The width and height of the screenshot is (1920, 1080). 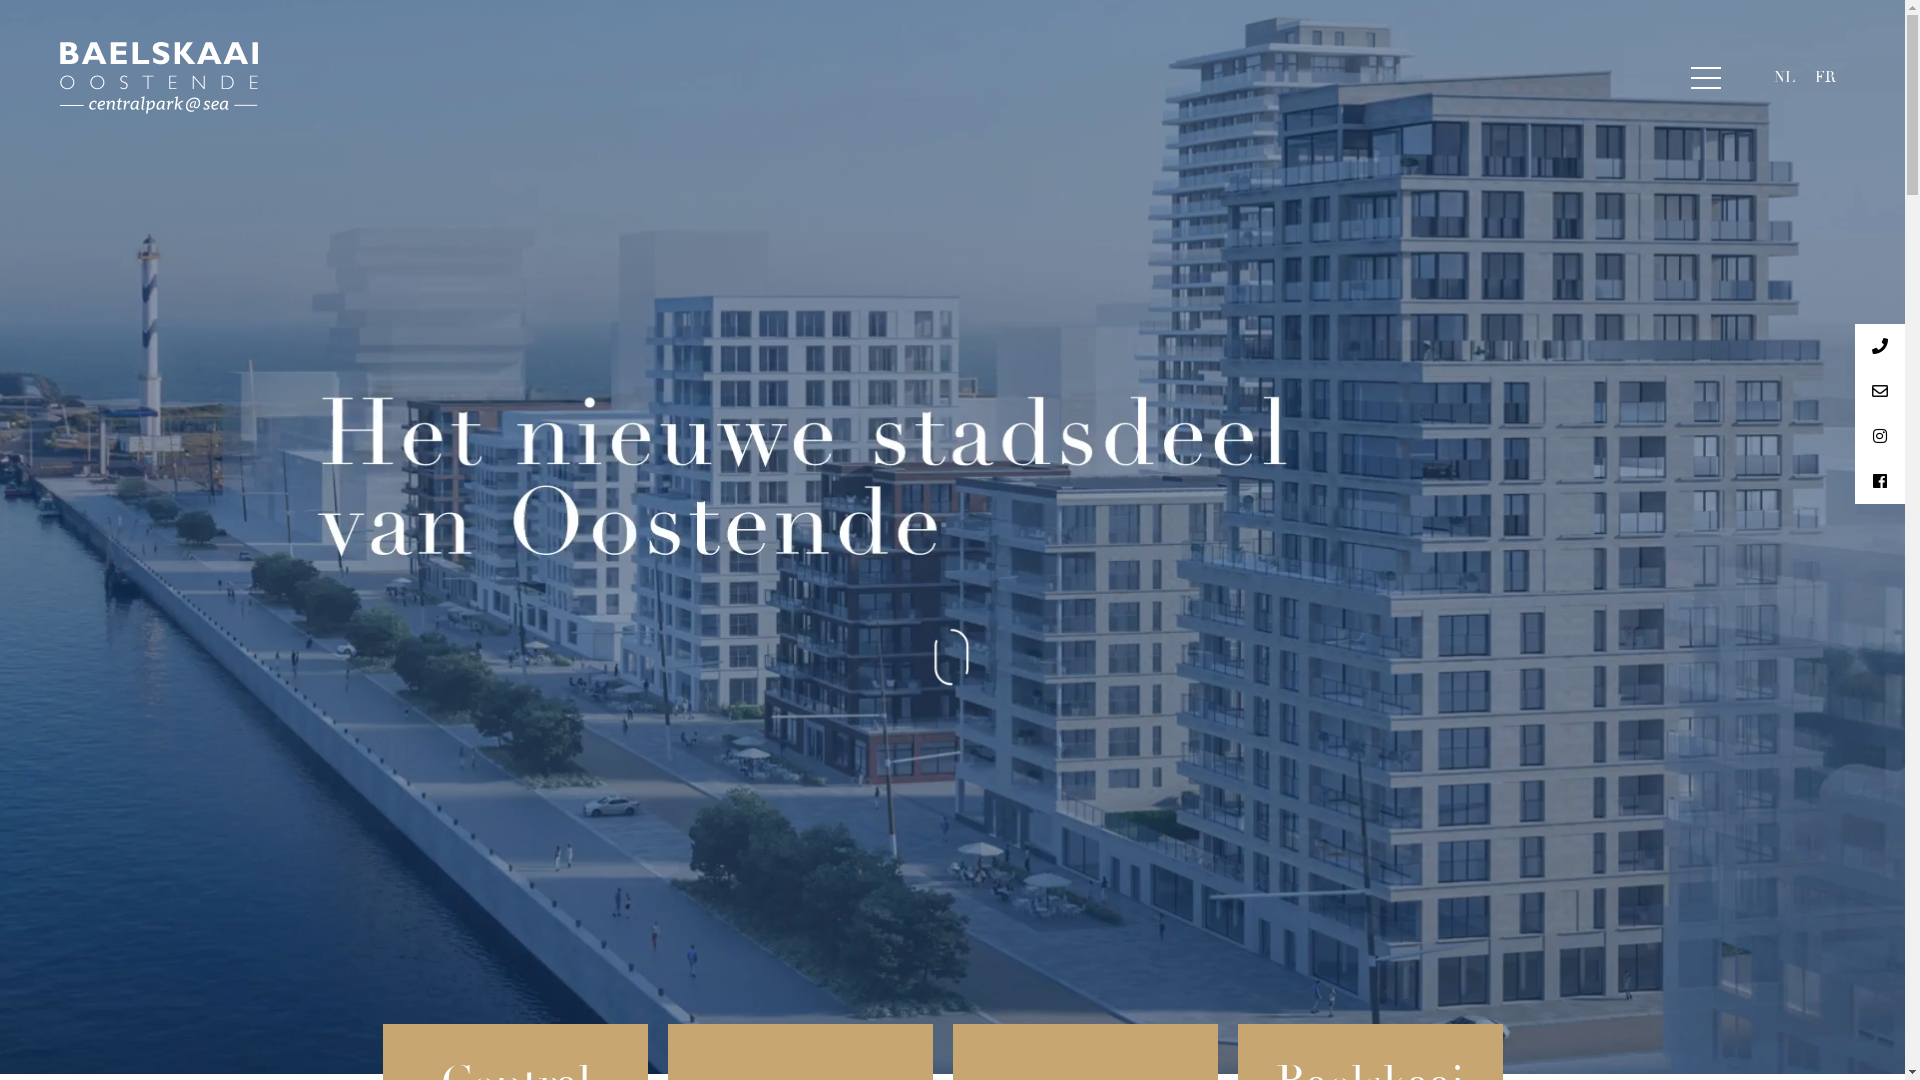 I want to click on 'FR', so click(x=1825, y=76).